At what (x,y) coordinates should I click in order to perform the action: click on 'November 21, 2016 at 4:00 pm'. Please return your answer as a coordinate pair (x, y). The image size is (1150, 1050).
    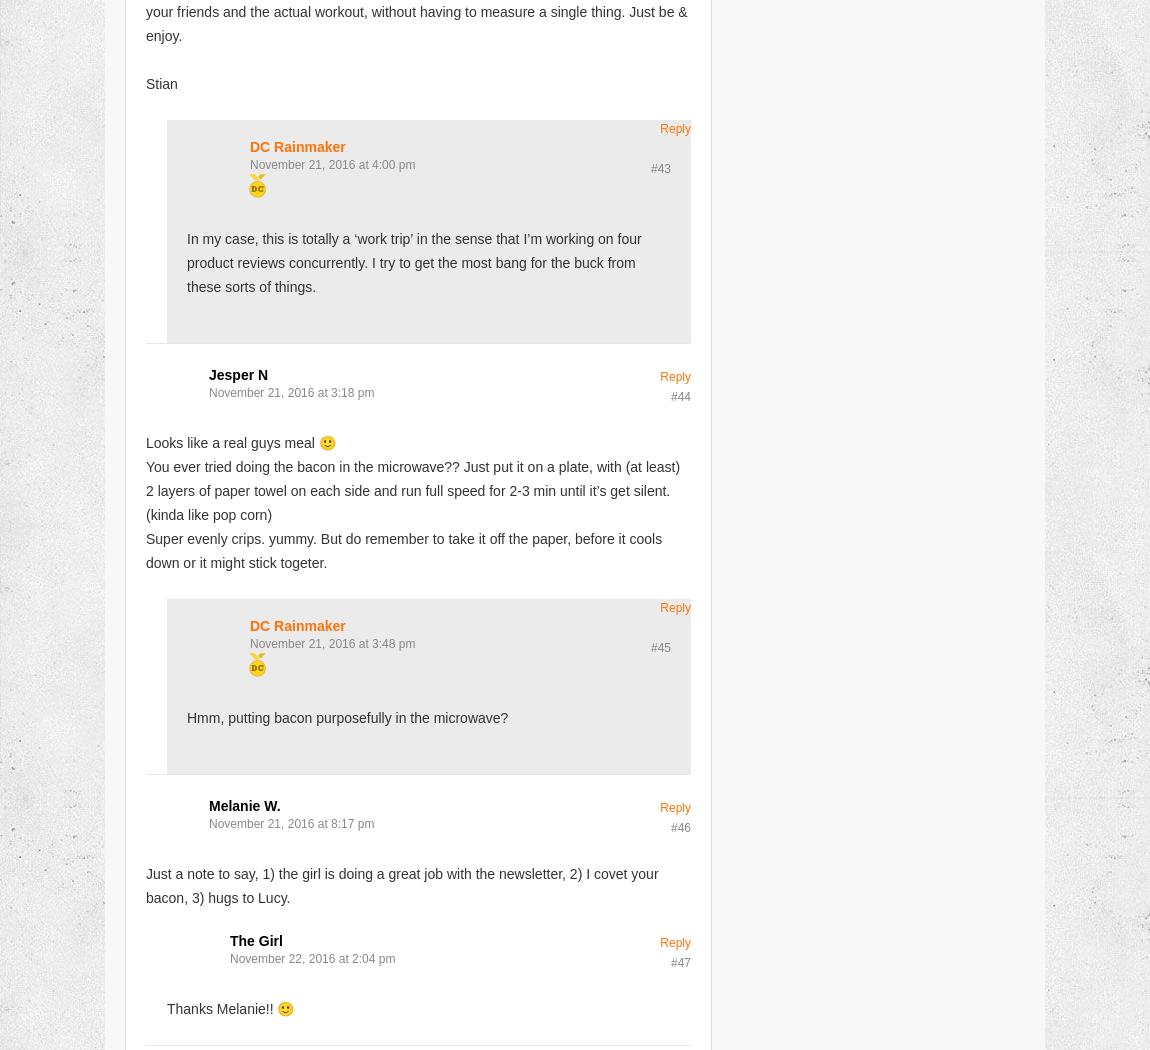
    Looking at the image, I should click on (332, 164).